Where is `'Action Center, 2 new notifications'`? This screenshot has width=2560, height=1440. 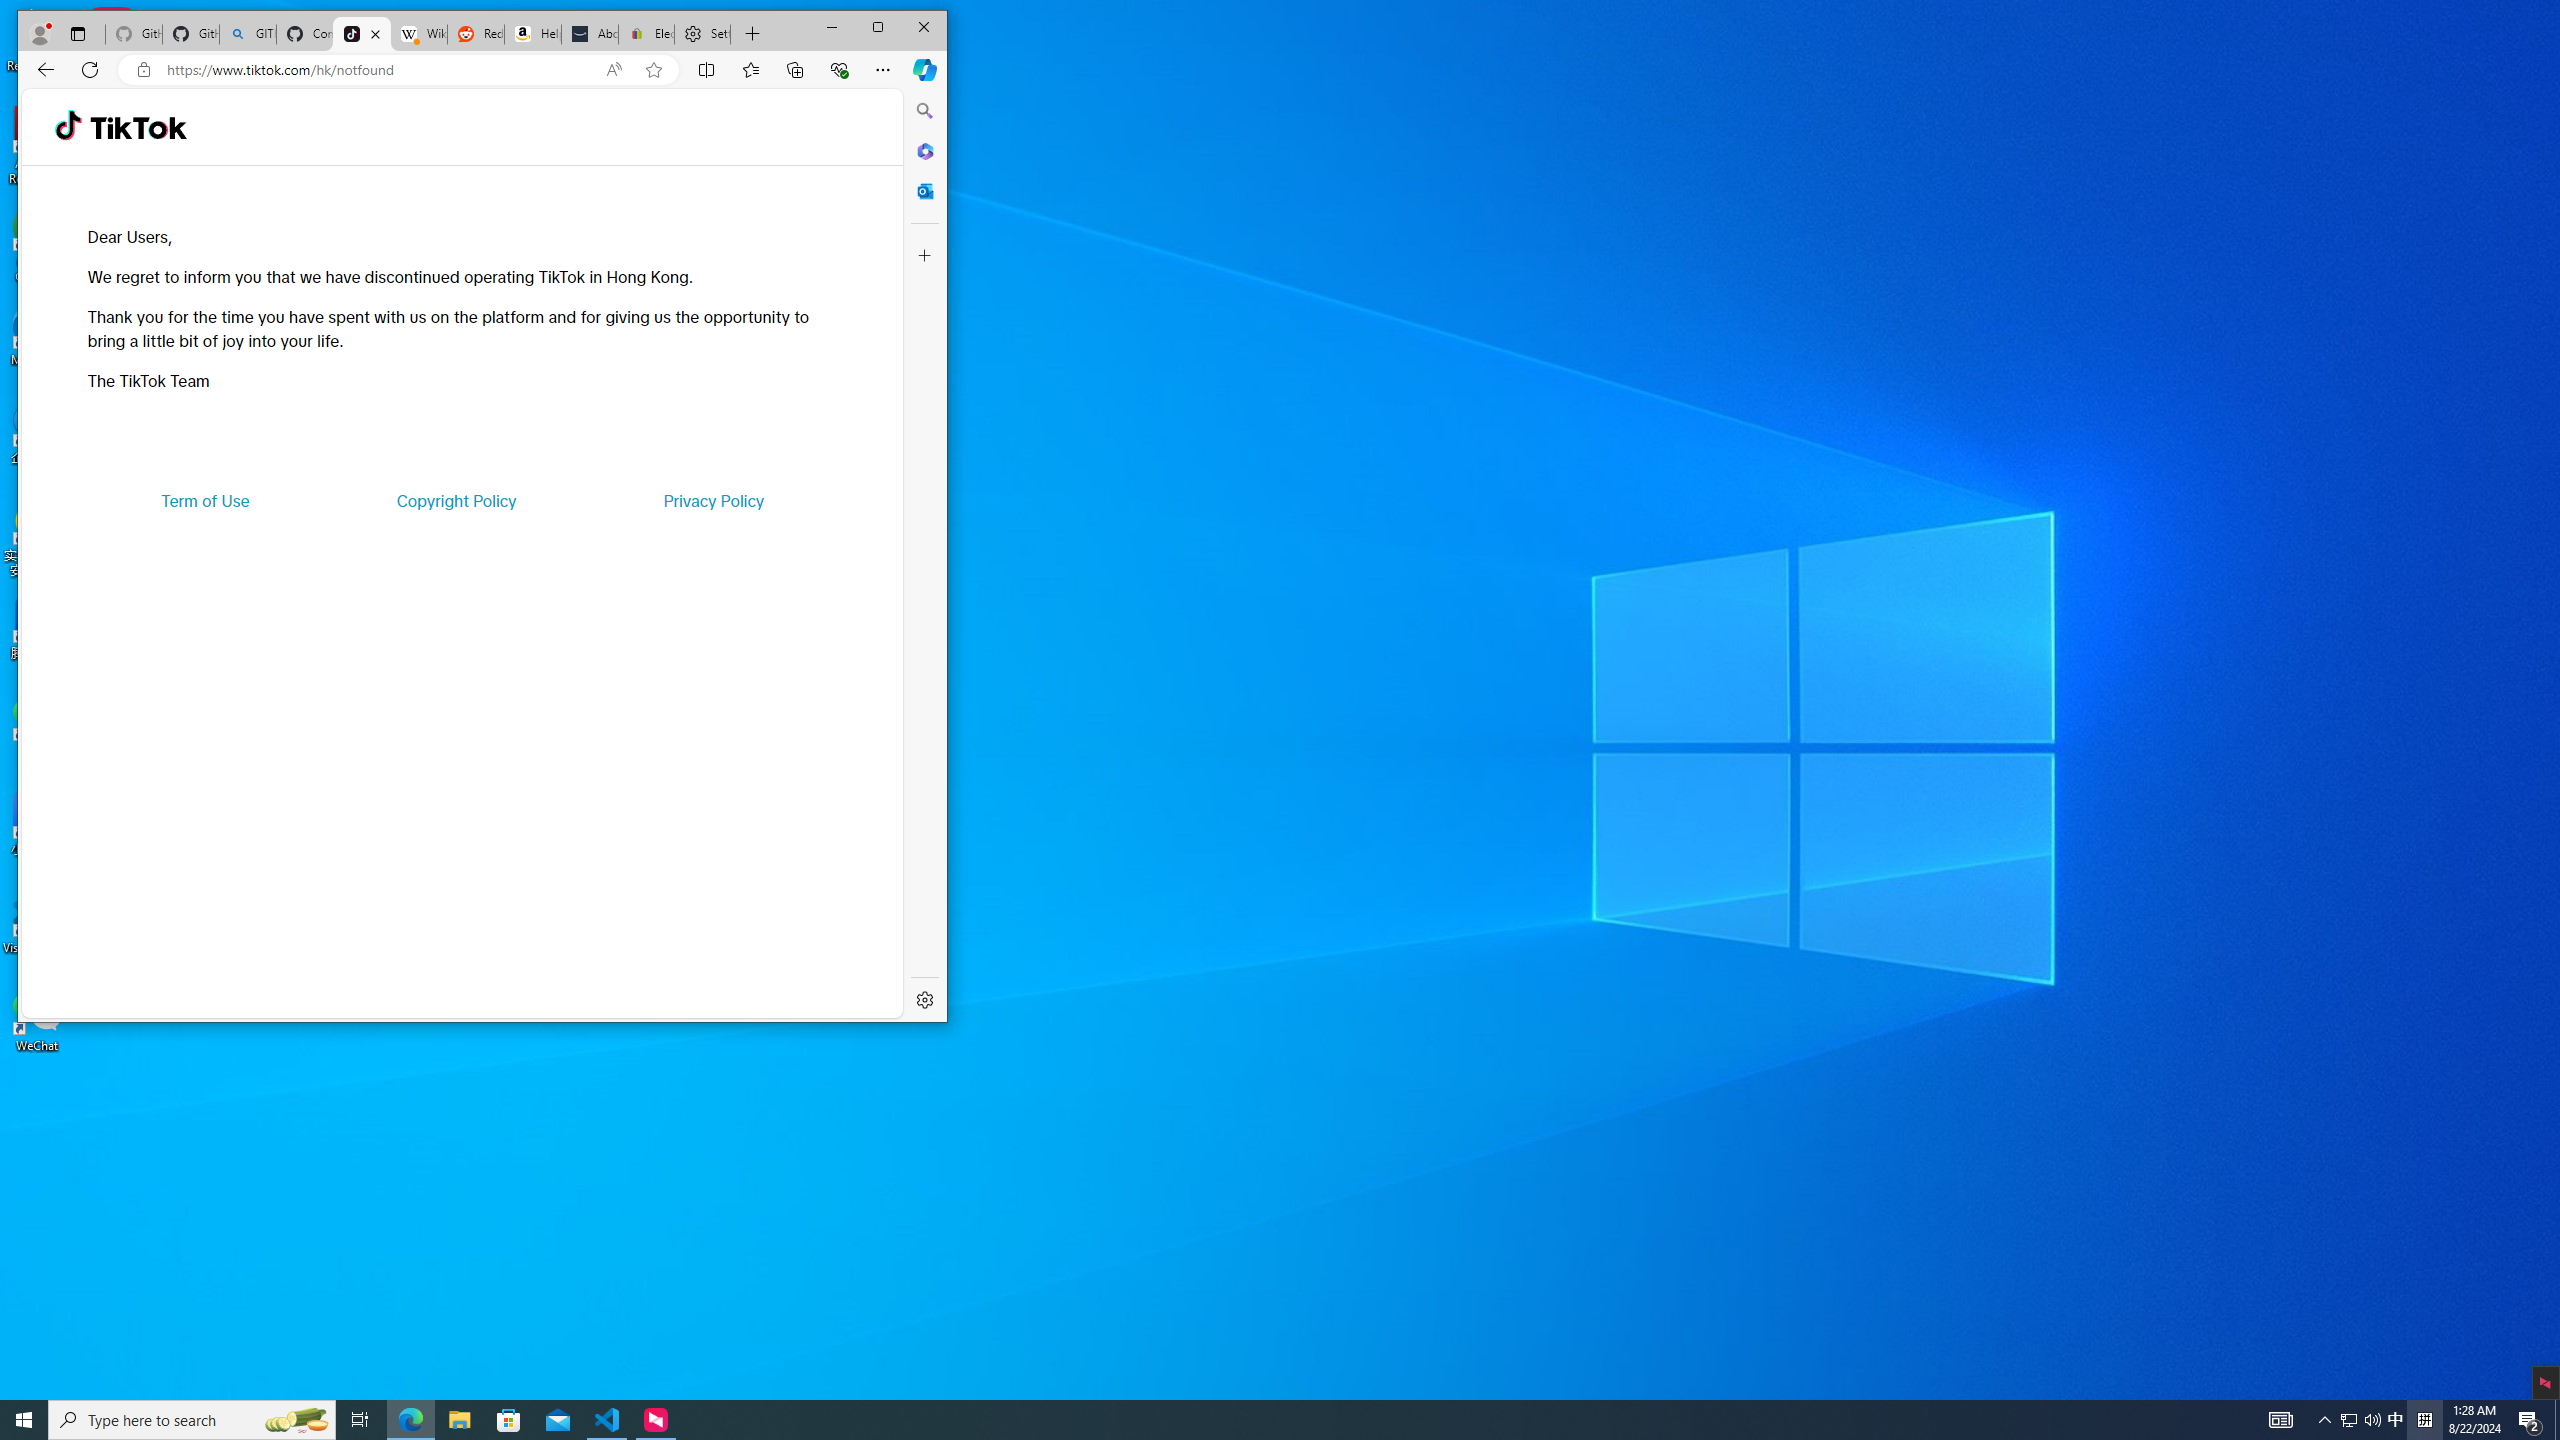
'Action Center, 2 new notifications' is located at coordinates (2530, 1418).